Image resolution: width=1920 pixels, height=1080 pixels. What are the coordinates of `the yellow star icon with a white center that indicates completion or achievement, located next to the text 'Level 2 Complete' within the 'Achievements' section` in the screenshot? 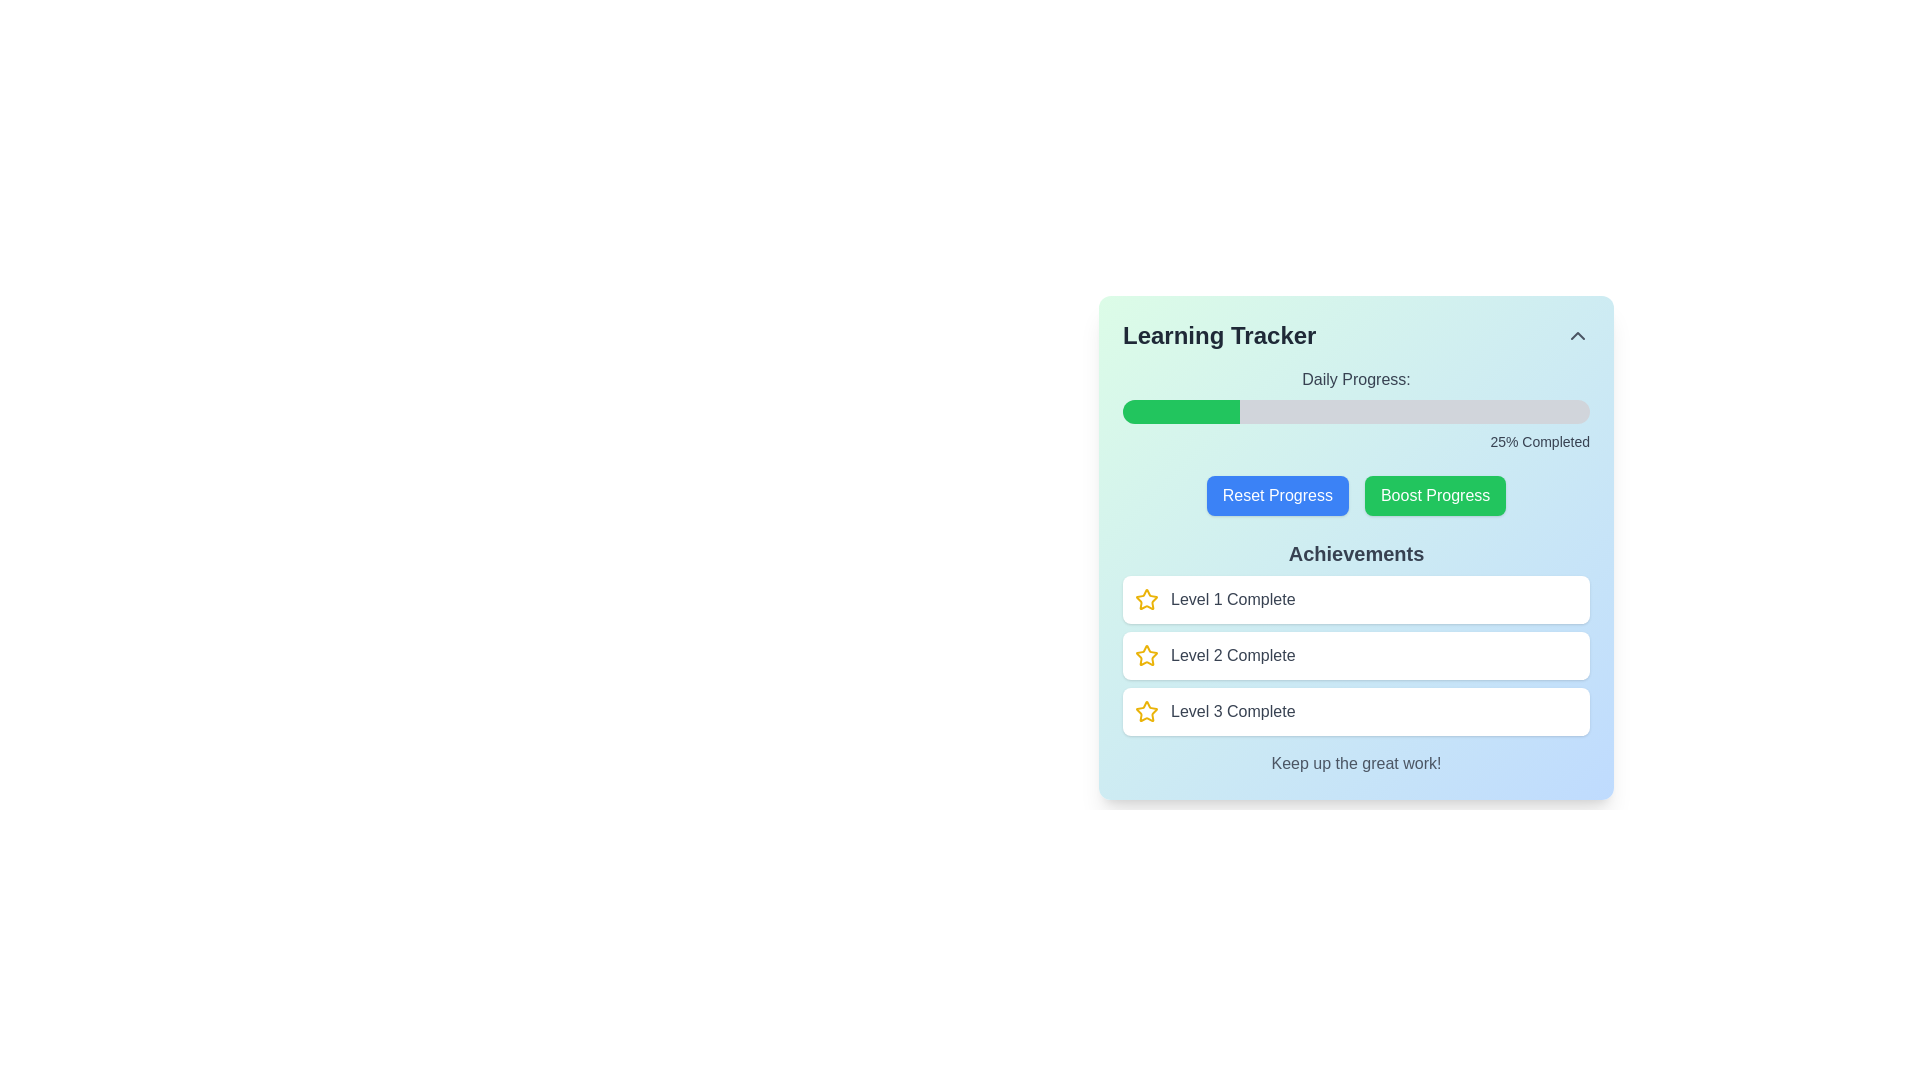 It's located at (1147, 598).